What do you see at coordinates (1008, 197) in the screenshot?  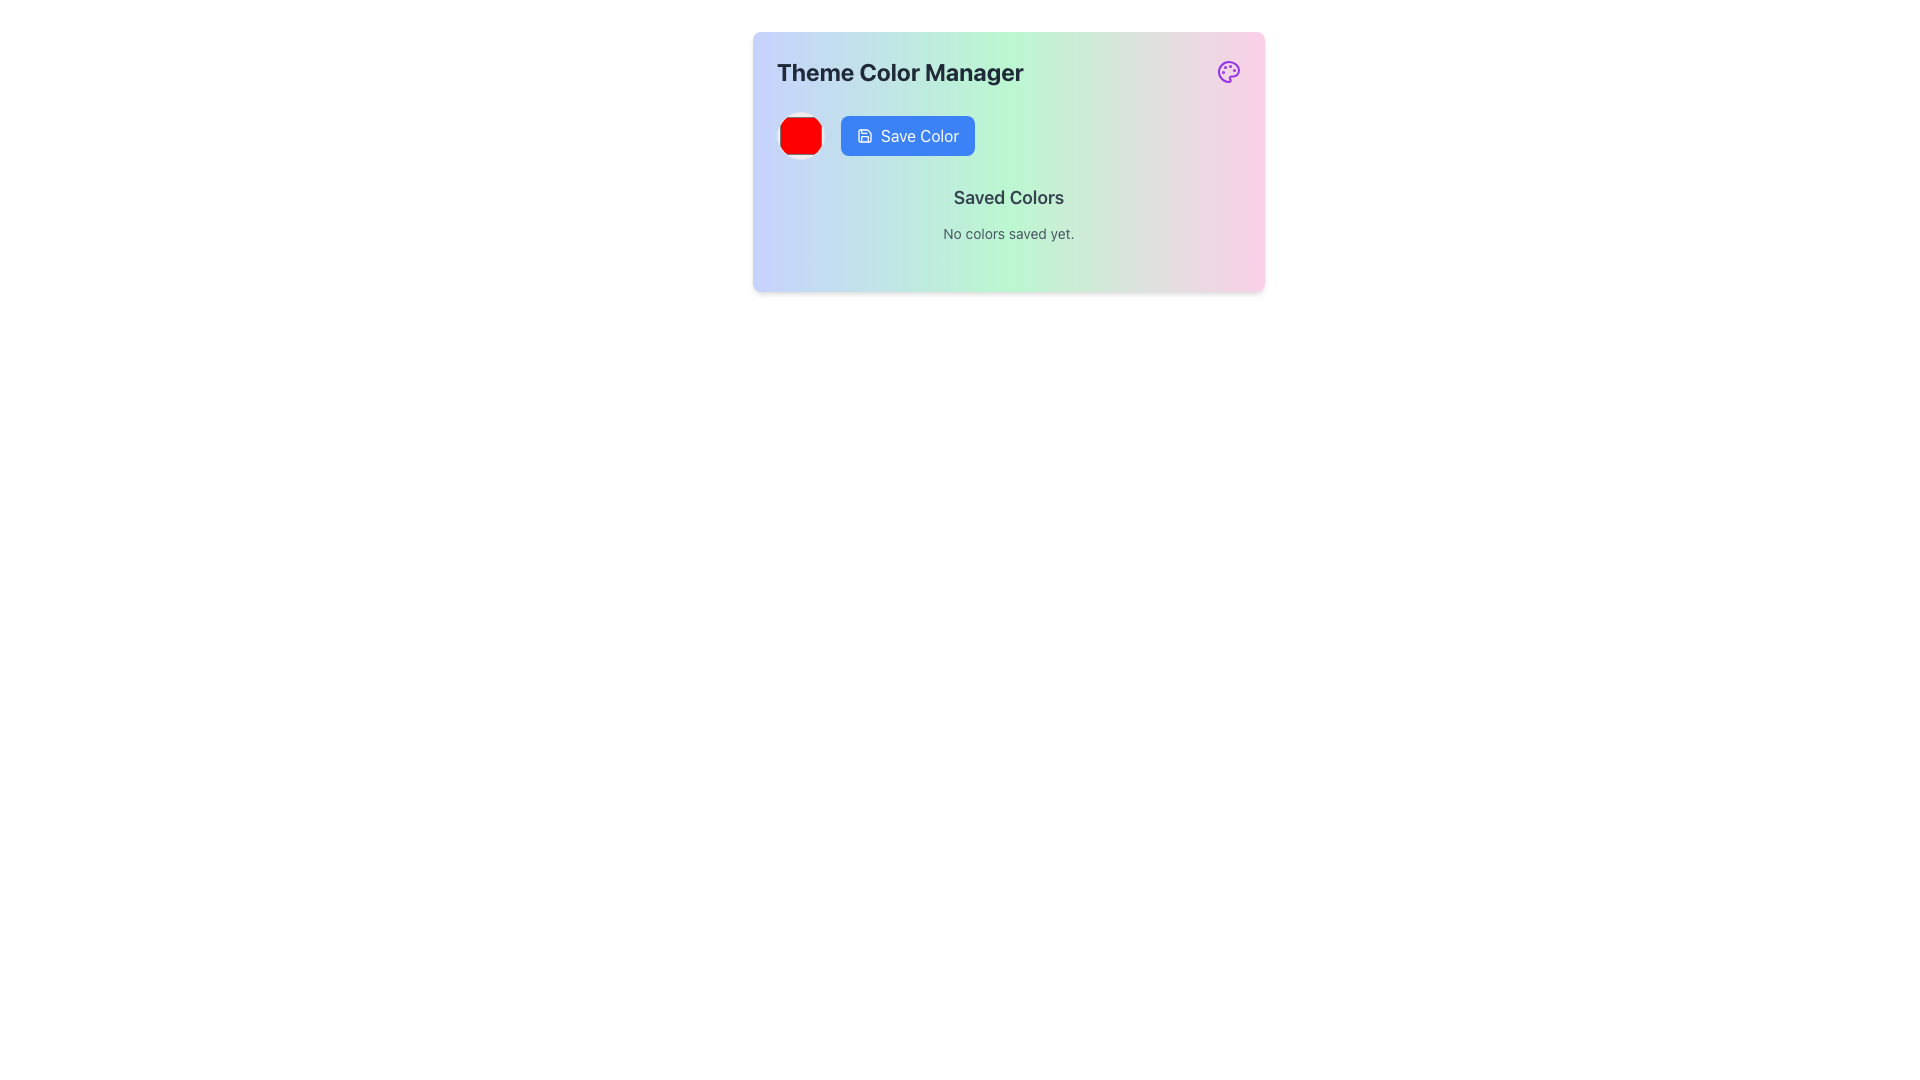 I see `the text label that reads 'Saved Colors', which is styled with a bold font, large size, and gray color, positioned centrally above the 'No colors saved yet.' text` at bounding box center [1008, 197].